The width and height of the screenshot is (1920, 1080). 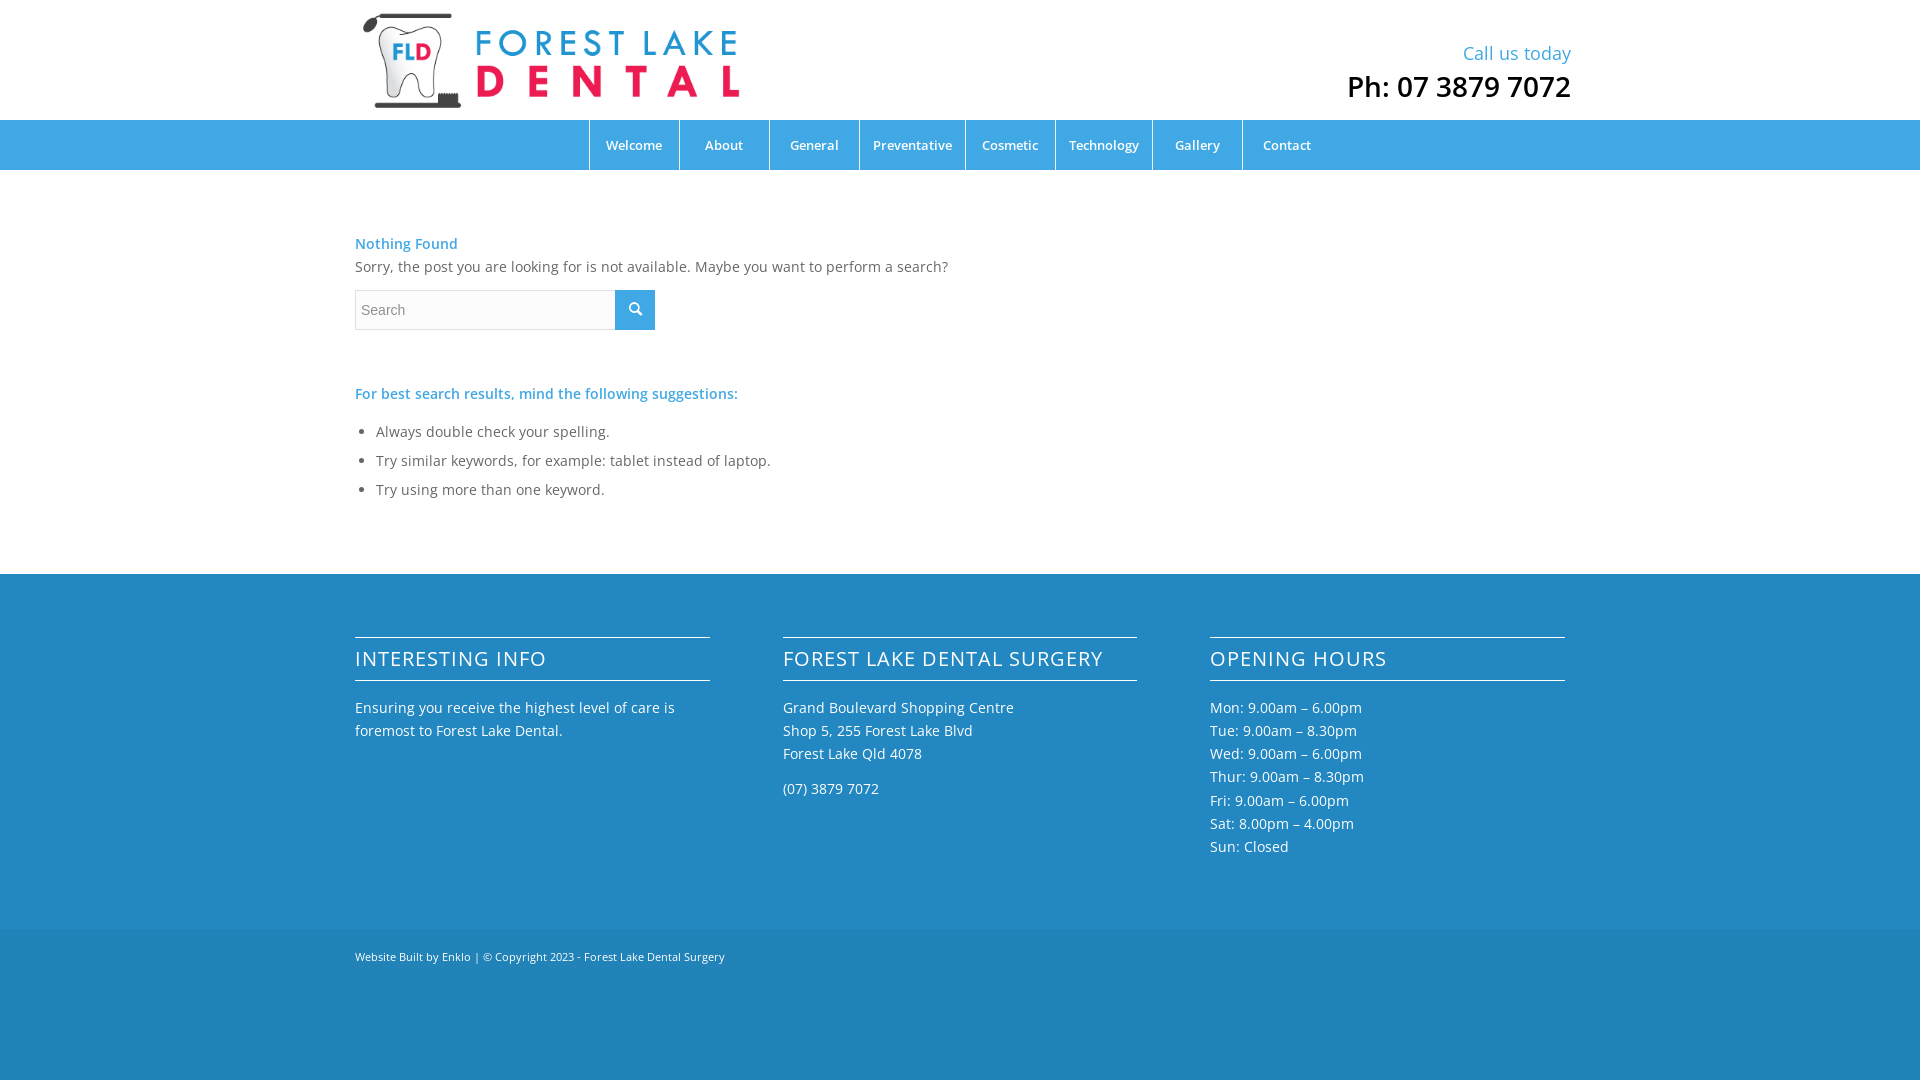 I want to click on 'General', so click(x=812, y=144).